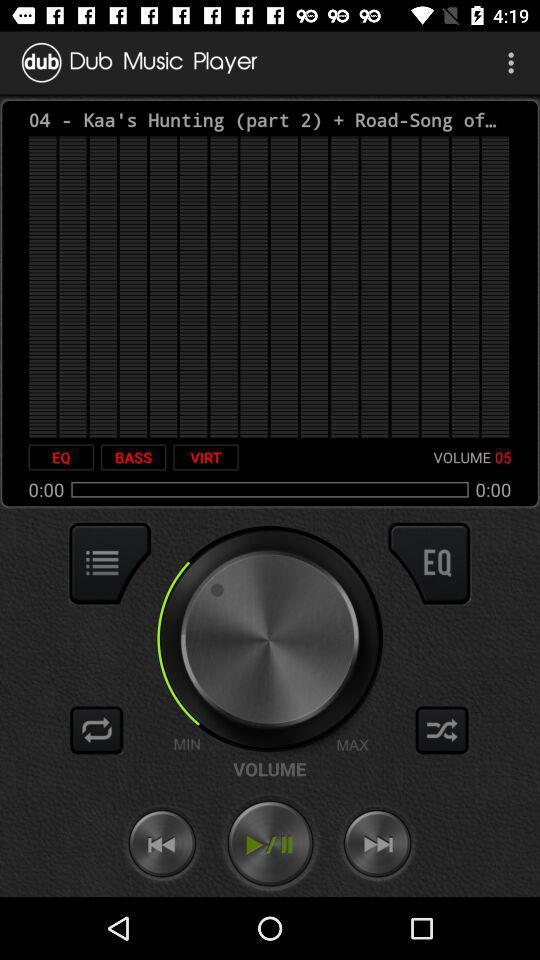 Image resolution: width=540 pixels, height=960 pixels. Describe the element at coordinates (442, 729) in the screenshot. I see `shuffle play` at that location.